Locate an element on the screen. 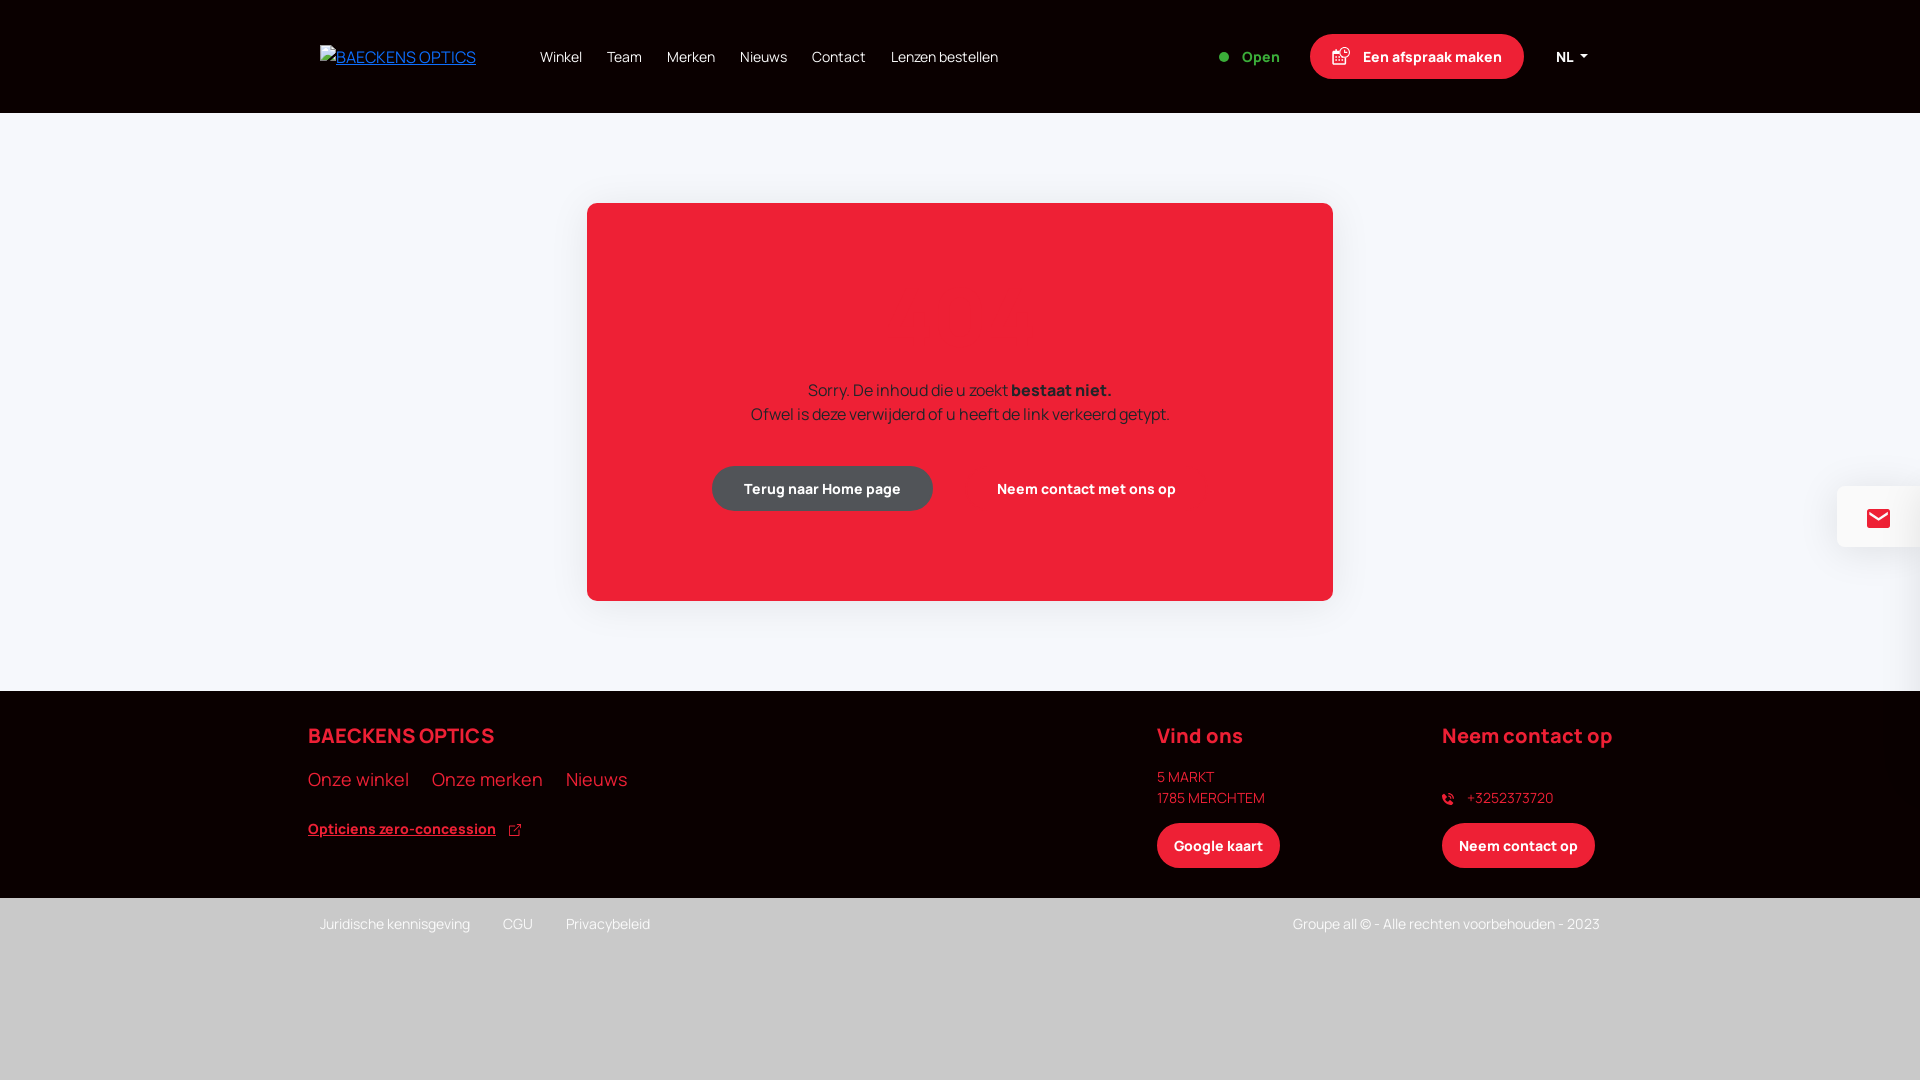 The width and height of the screenshot is (1920, 1080). 'Lenzen bestellen' is located at coordinates (890, 55).